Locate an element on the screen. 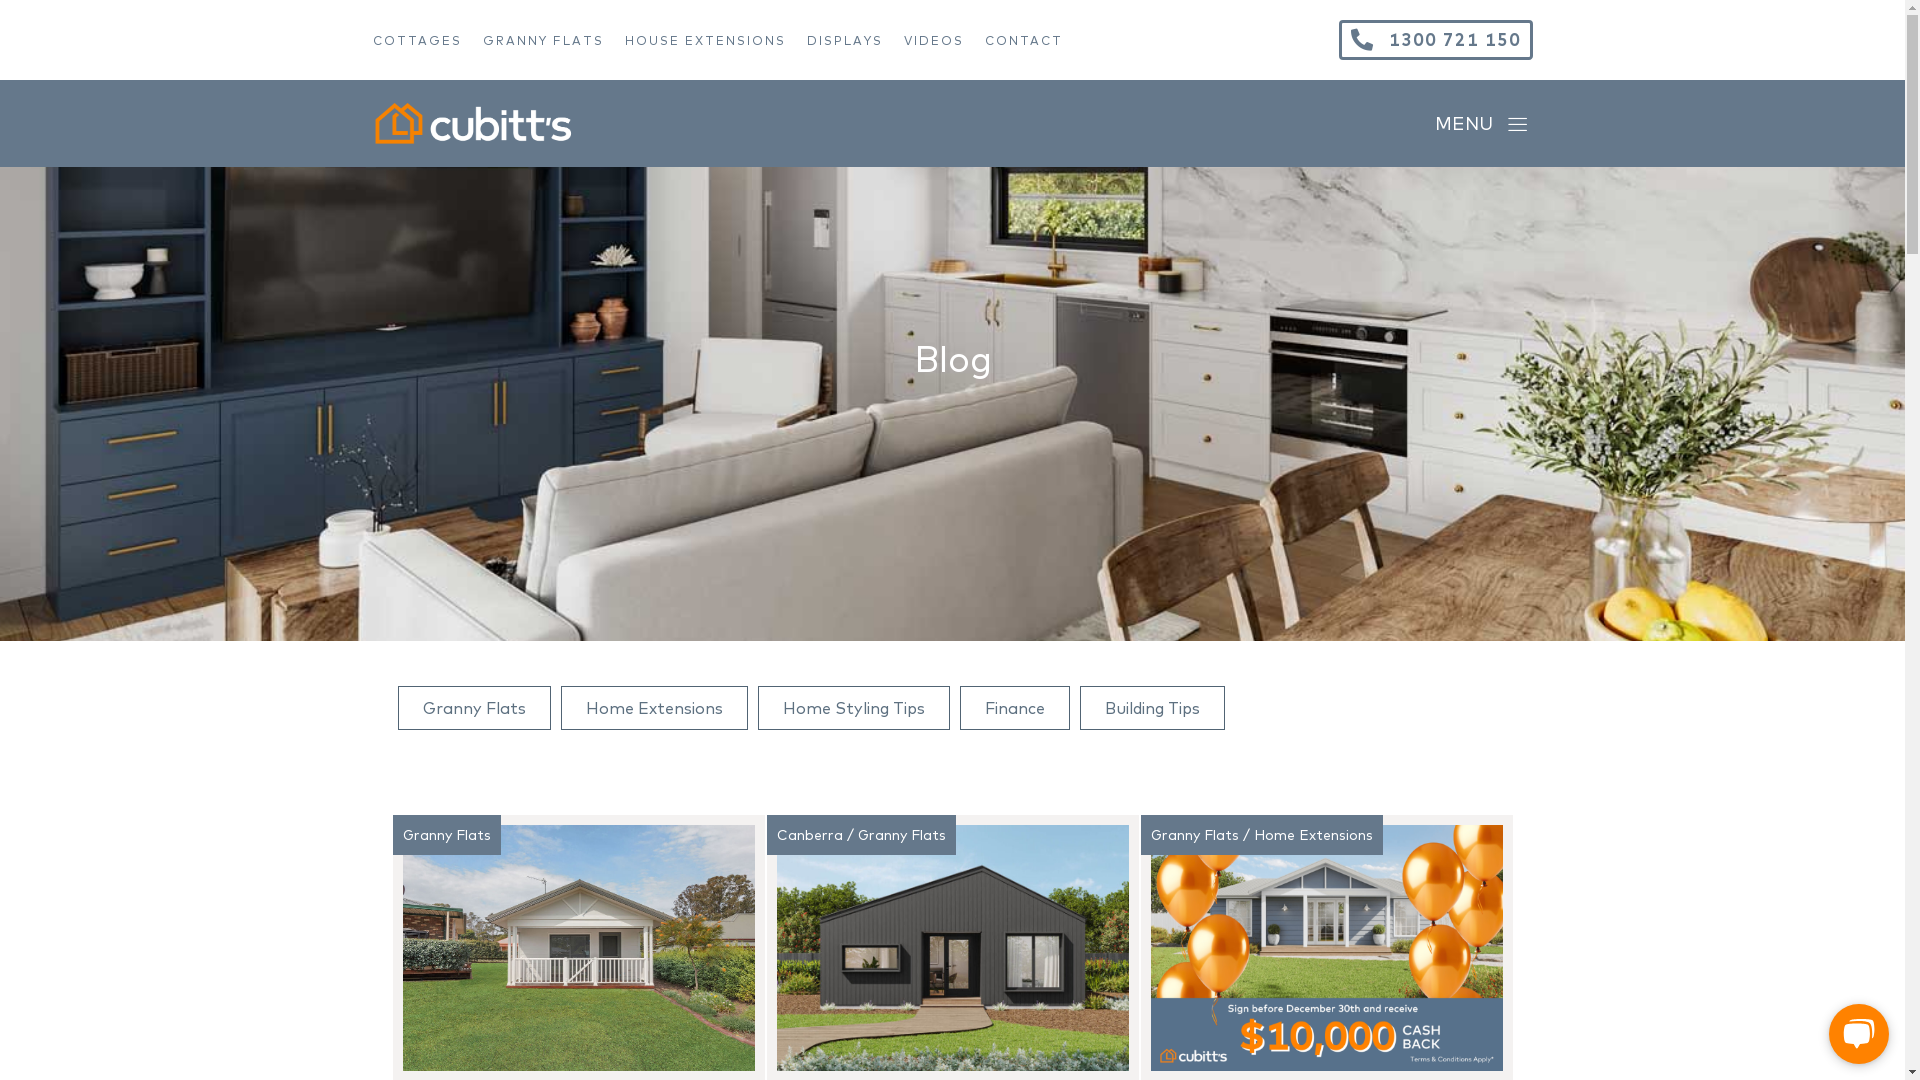 The image size is (1920, 1080). 'Canberra' is located at coordinates (809, 834).